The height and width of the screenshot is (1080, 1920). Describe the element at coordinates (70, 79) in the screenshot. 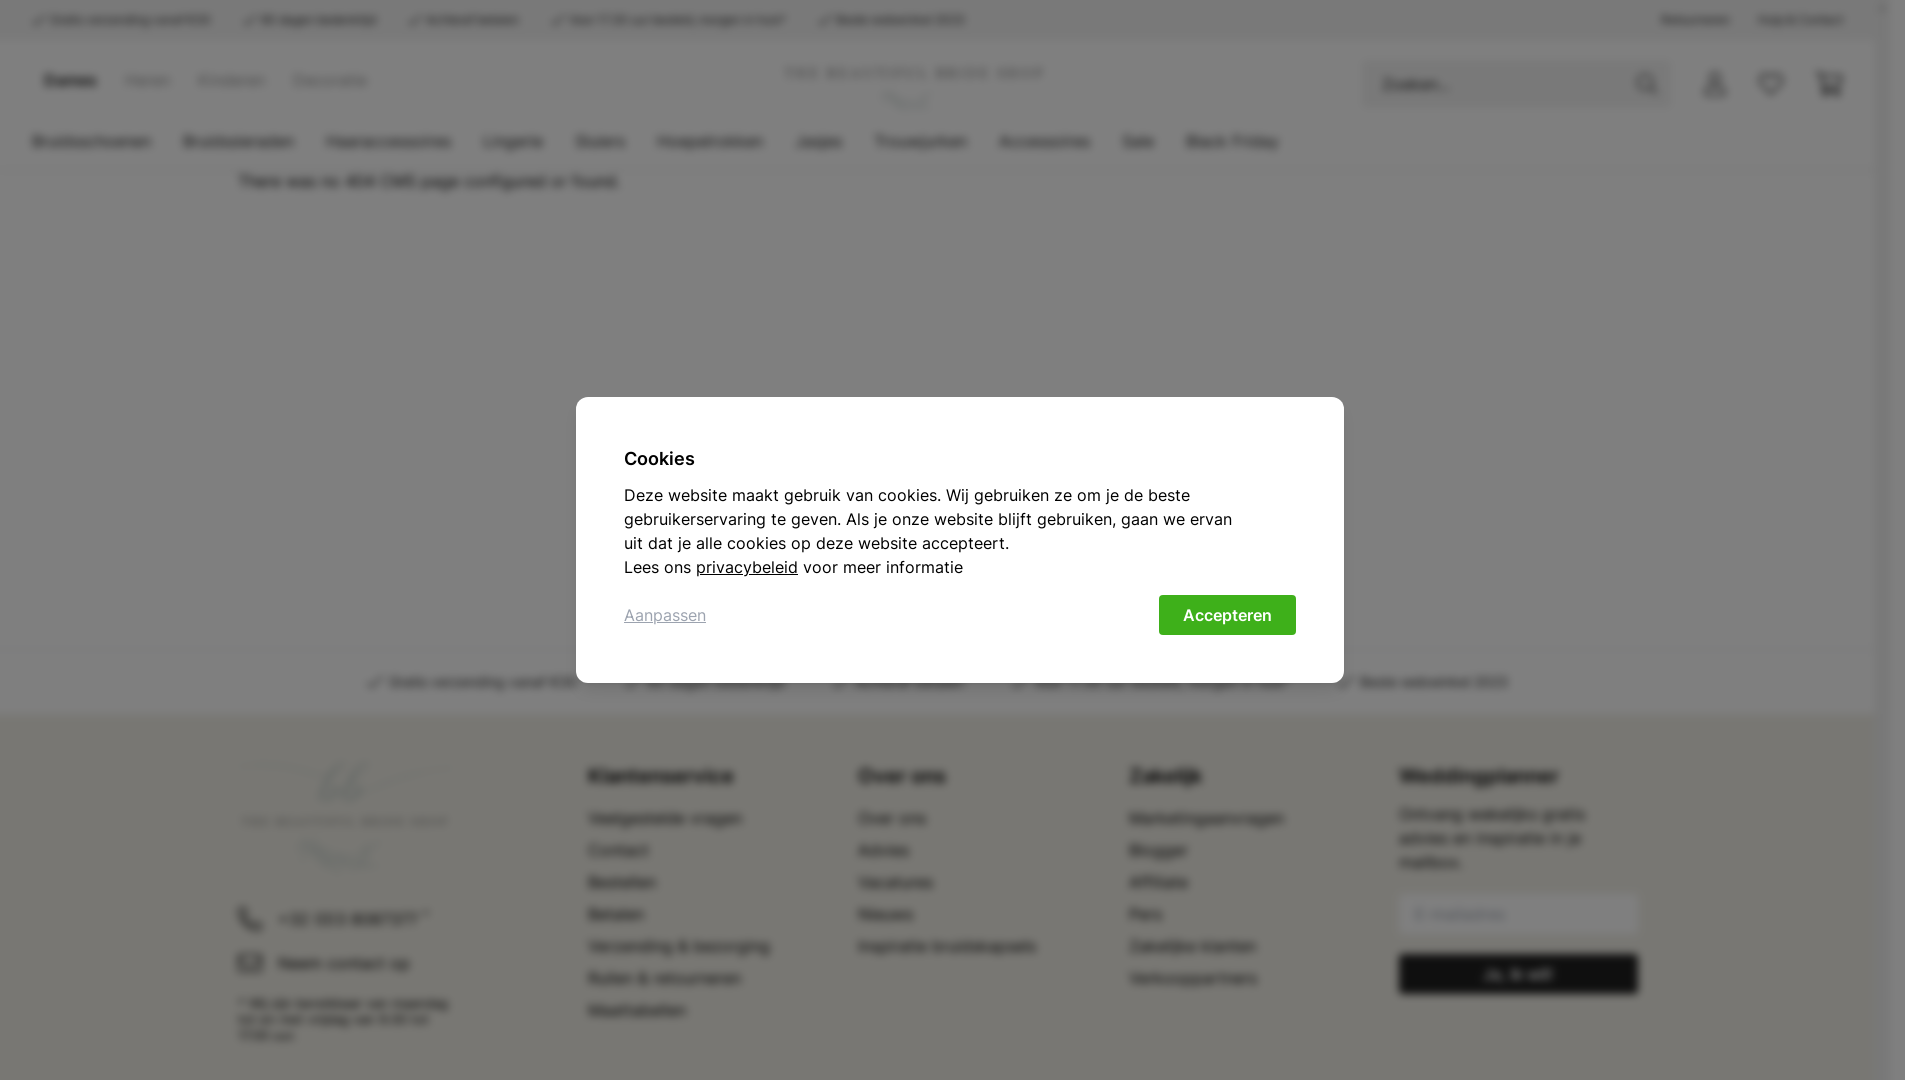

I see `'Dames'` at that location.